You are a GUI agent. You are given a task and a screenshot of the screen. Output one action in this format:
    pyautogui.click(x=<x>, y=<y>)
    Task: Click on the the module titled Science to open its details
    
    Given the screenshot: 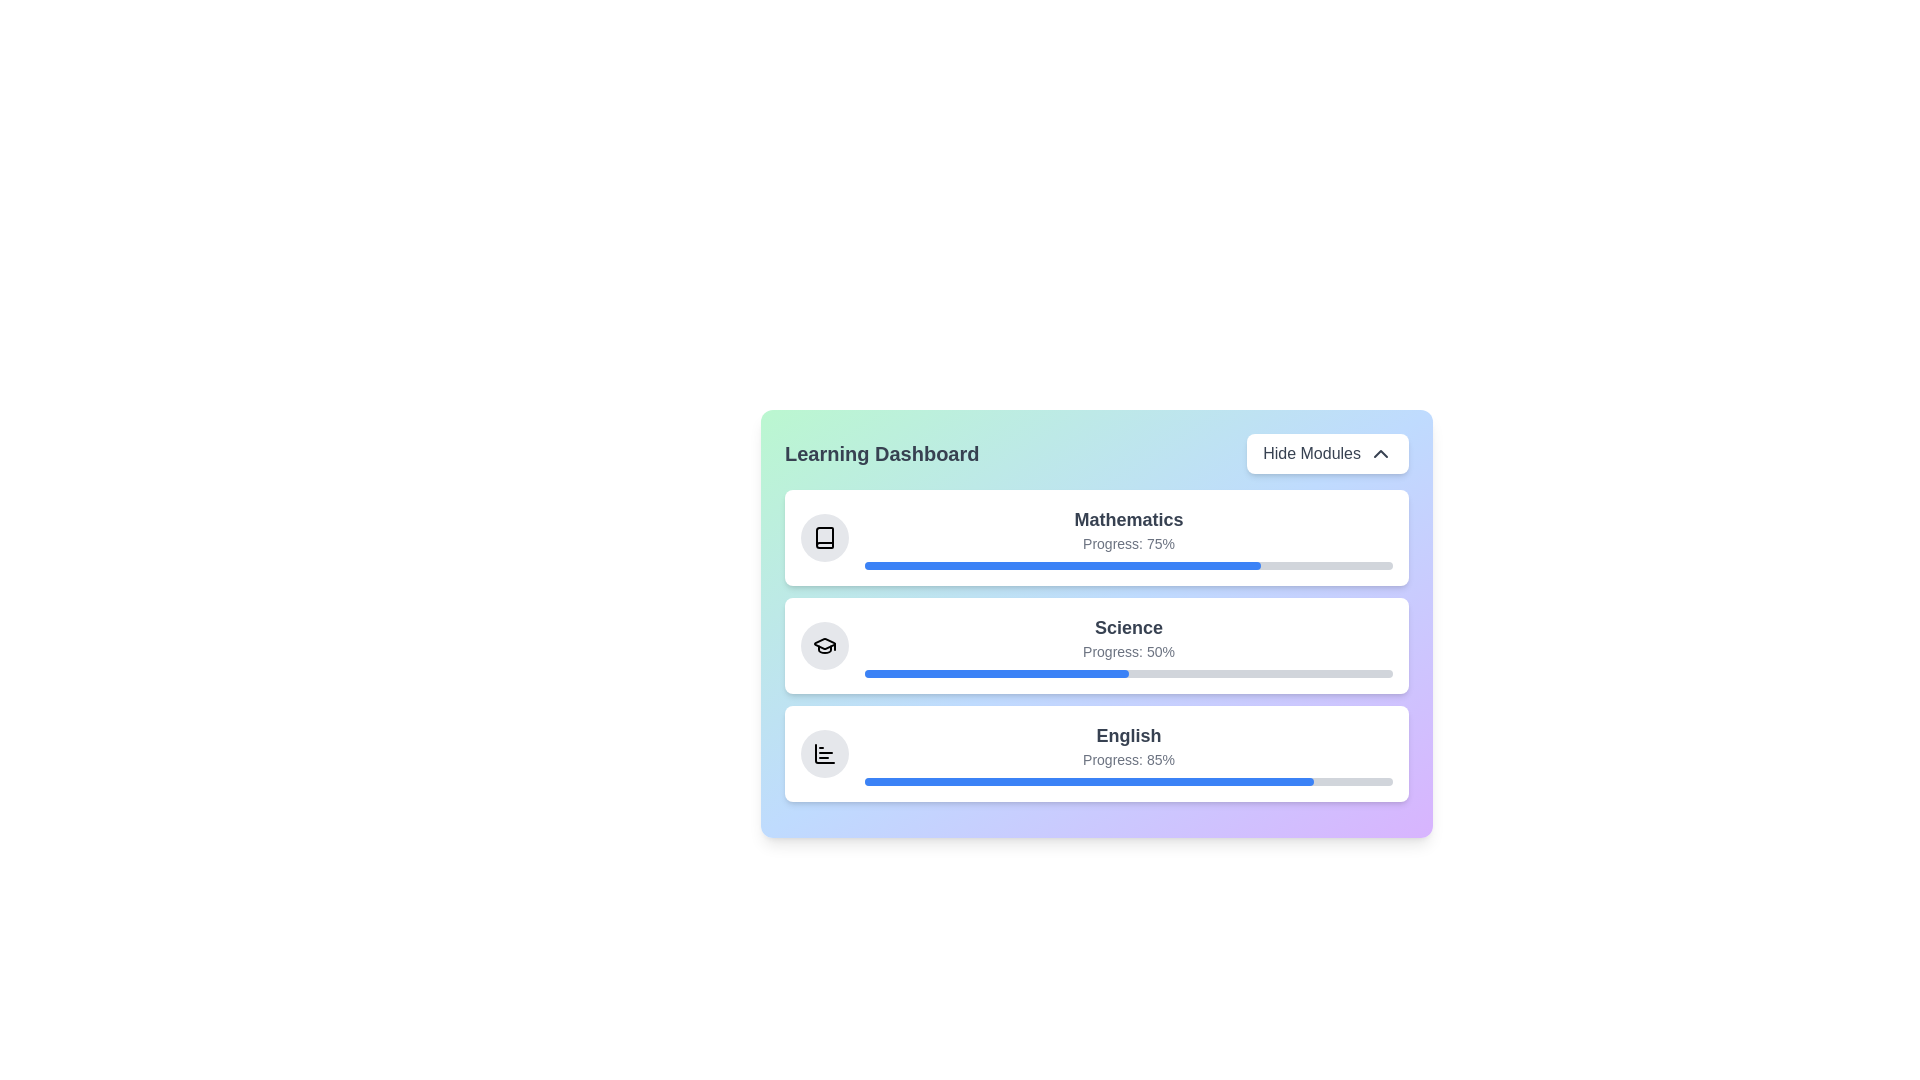 What is the action you would take?
    pyautogui.click(x=1096, y=645)
    